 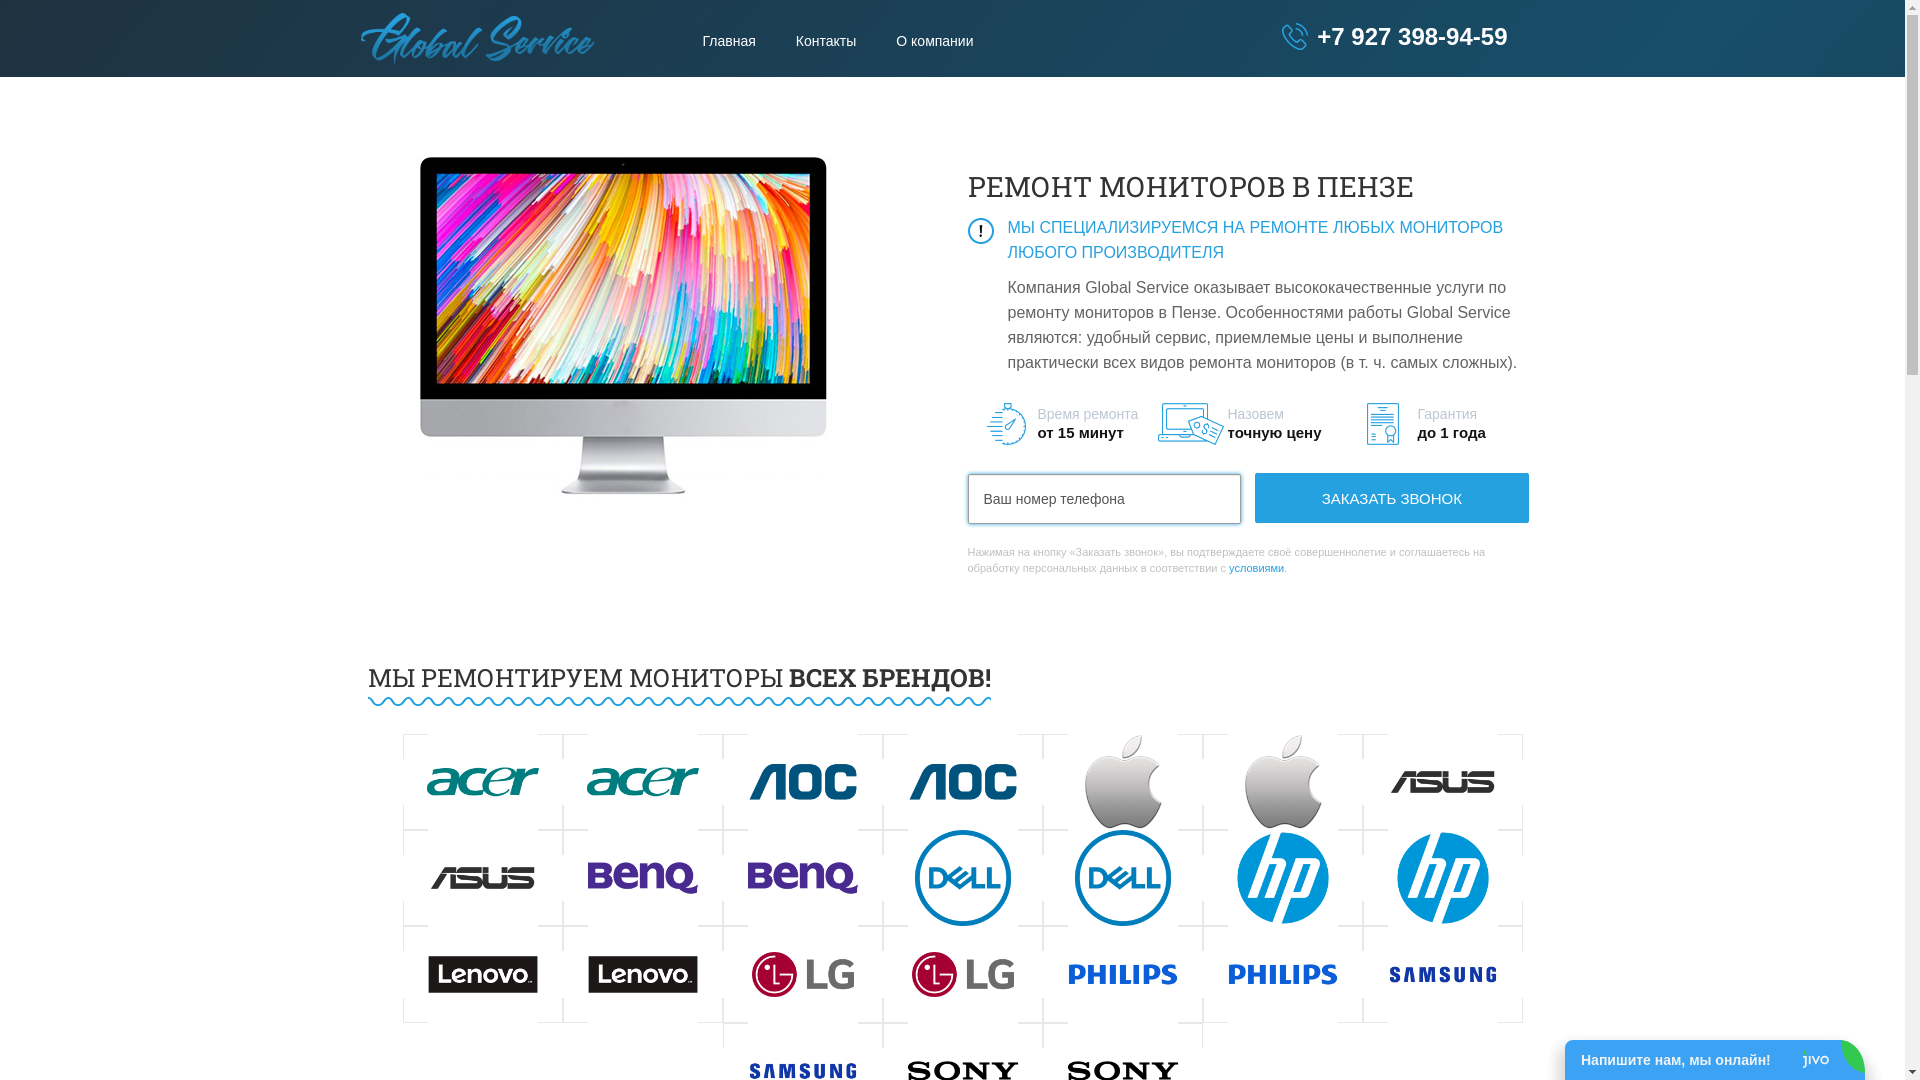 What do you see at coordinates (1393, 36) in the screenshot?
I see `'+7 927 398-94-59'` at bounding box center [1393, 36].